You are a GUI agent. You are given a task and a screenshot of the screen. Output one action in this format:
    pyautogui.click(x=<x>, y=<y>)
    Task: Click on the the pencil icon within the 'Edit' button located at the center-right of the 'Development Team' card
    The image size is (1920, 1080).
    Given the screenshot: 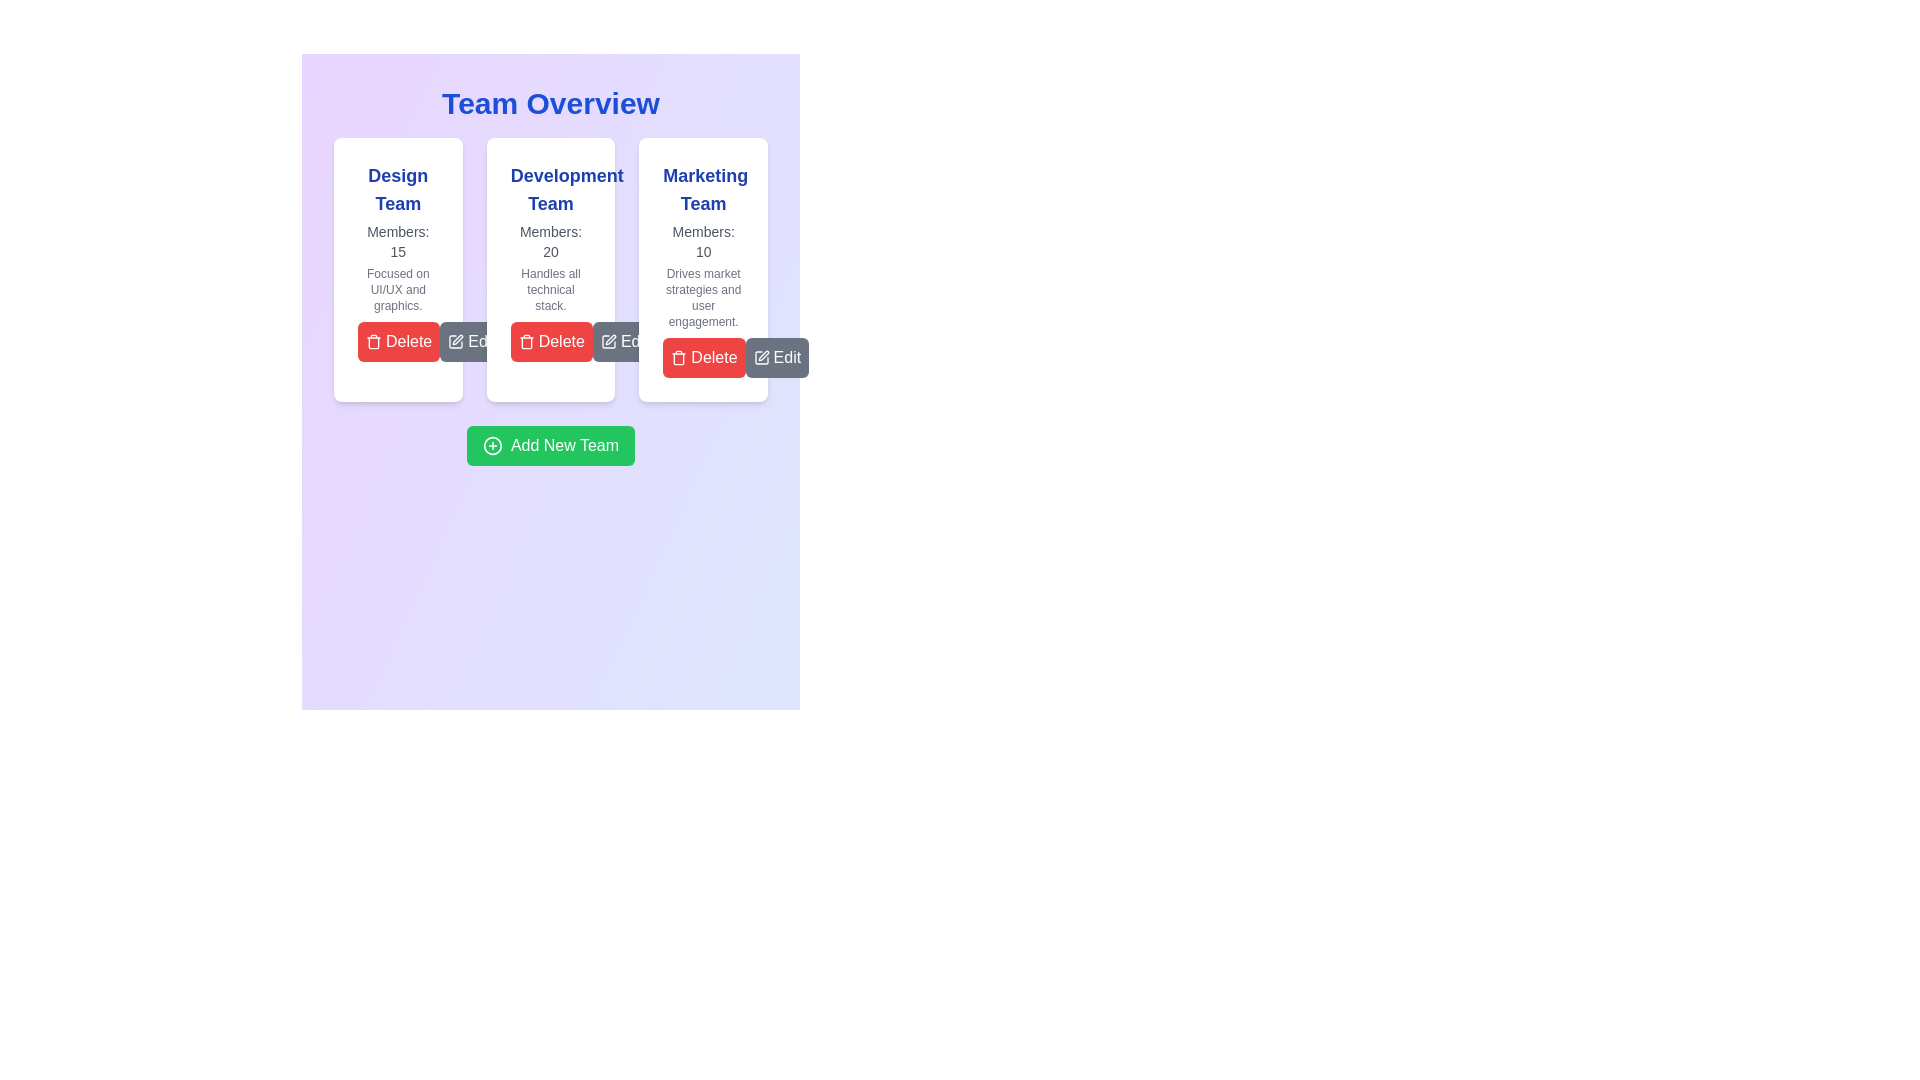 What is the action you would take?
    pyautogui.click(x=609, y=338)
    